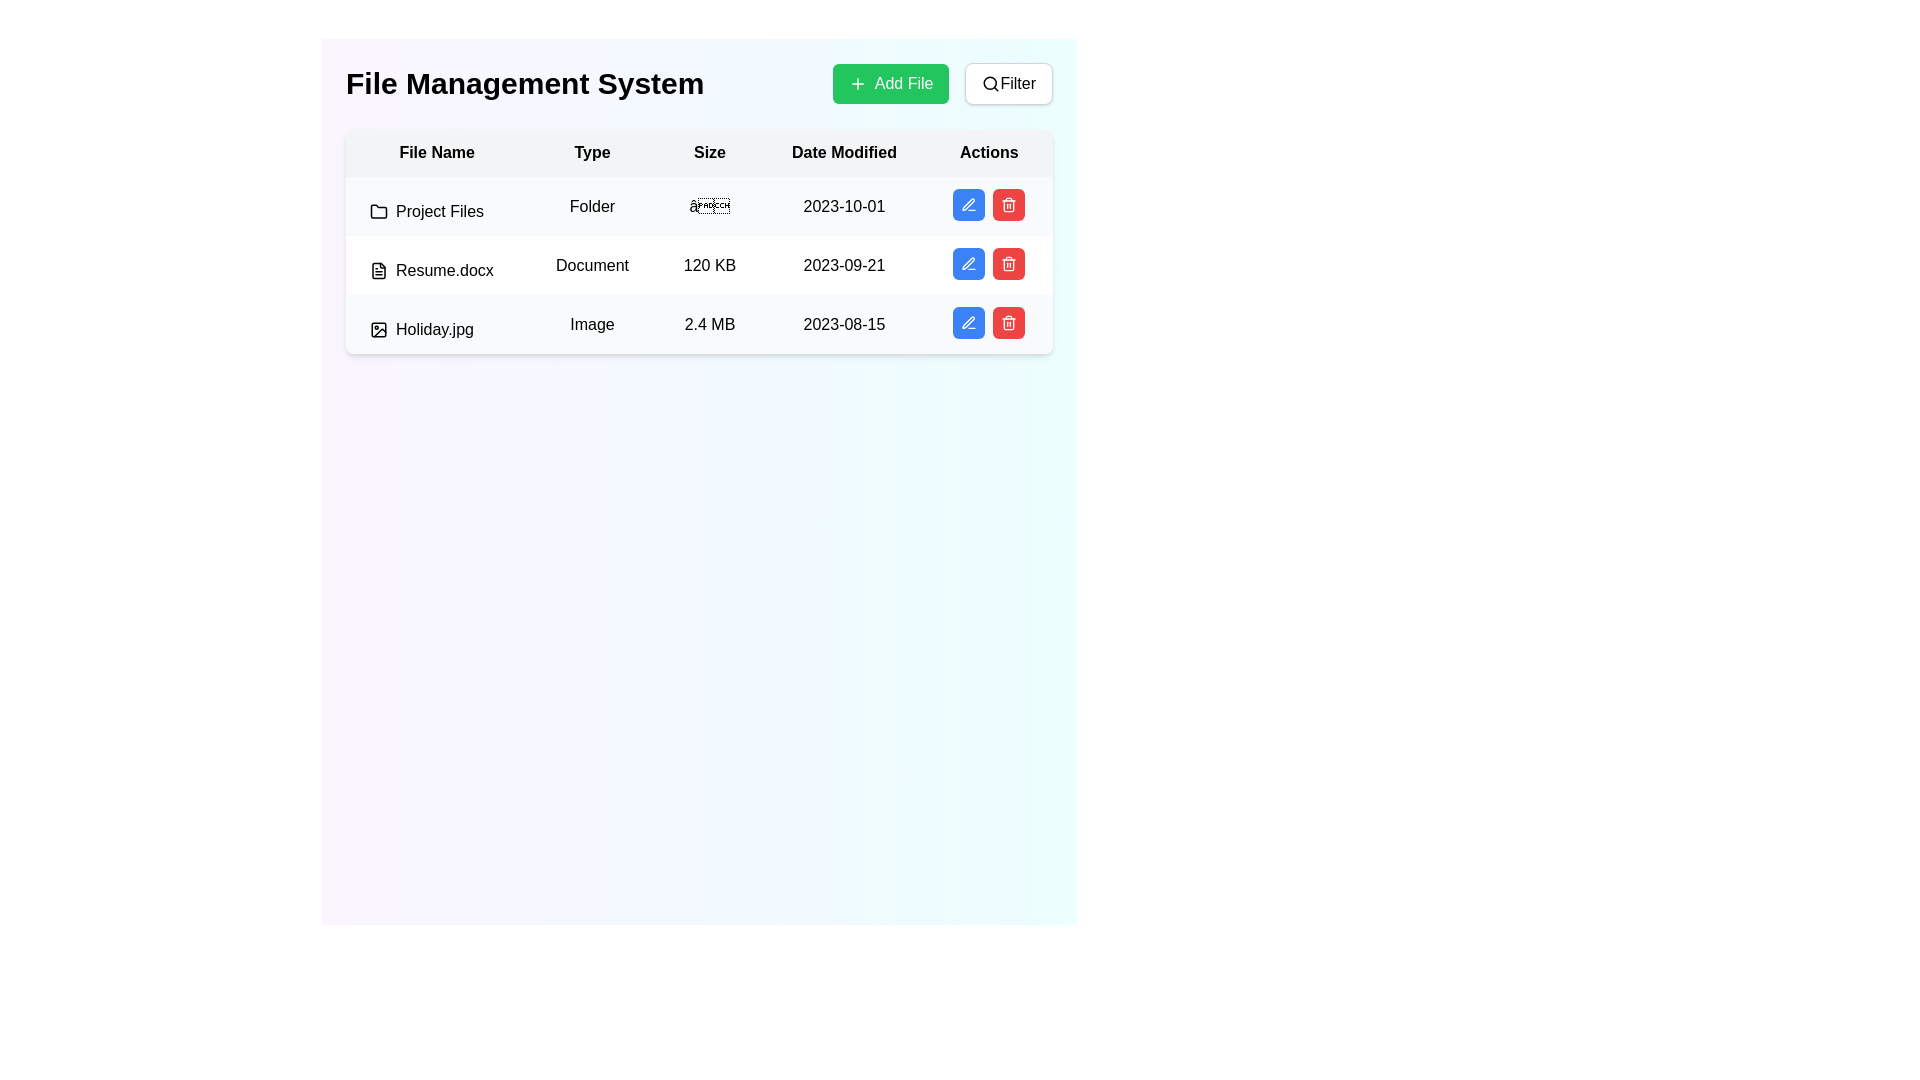 This screenshot has width=1920, height=1080. What do you see at coordinates (1009, 322) in the screenshot?
I see `the trash icon button, which is the rightmost action button in the last row of the table for the file 'Holiday.jpg', to potentially view a tooltip` at bounding box center [1009, 322].